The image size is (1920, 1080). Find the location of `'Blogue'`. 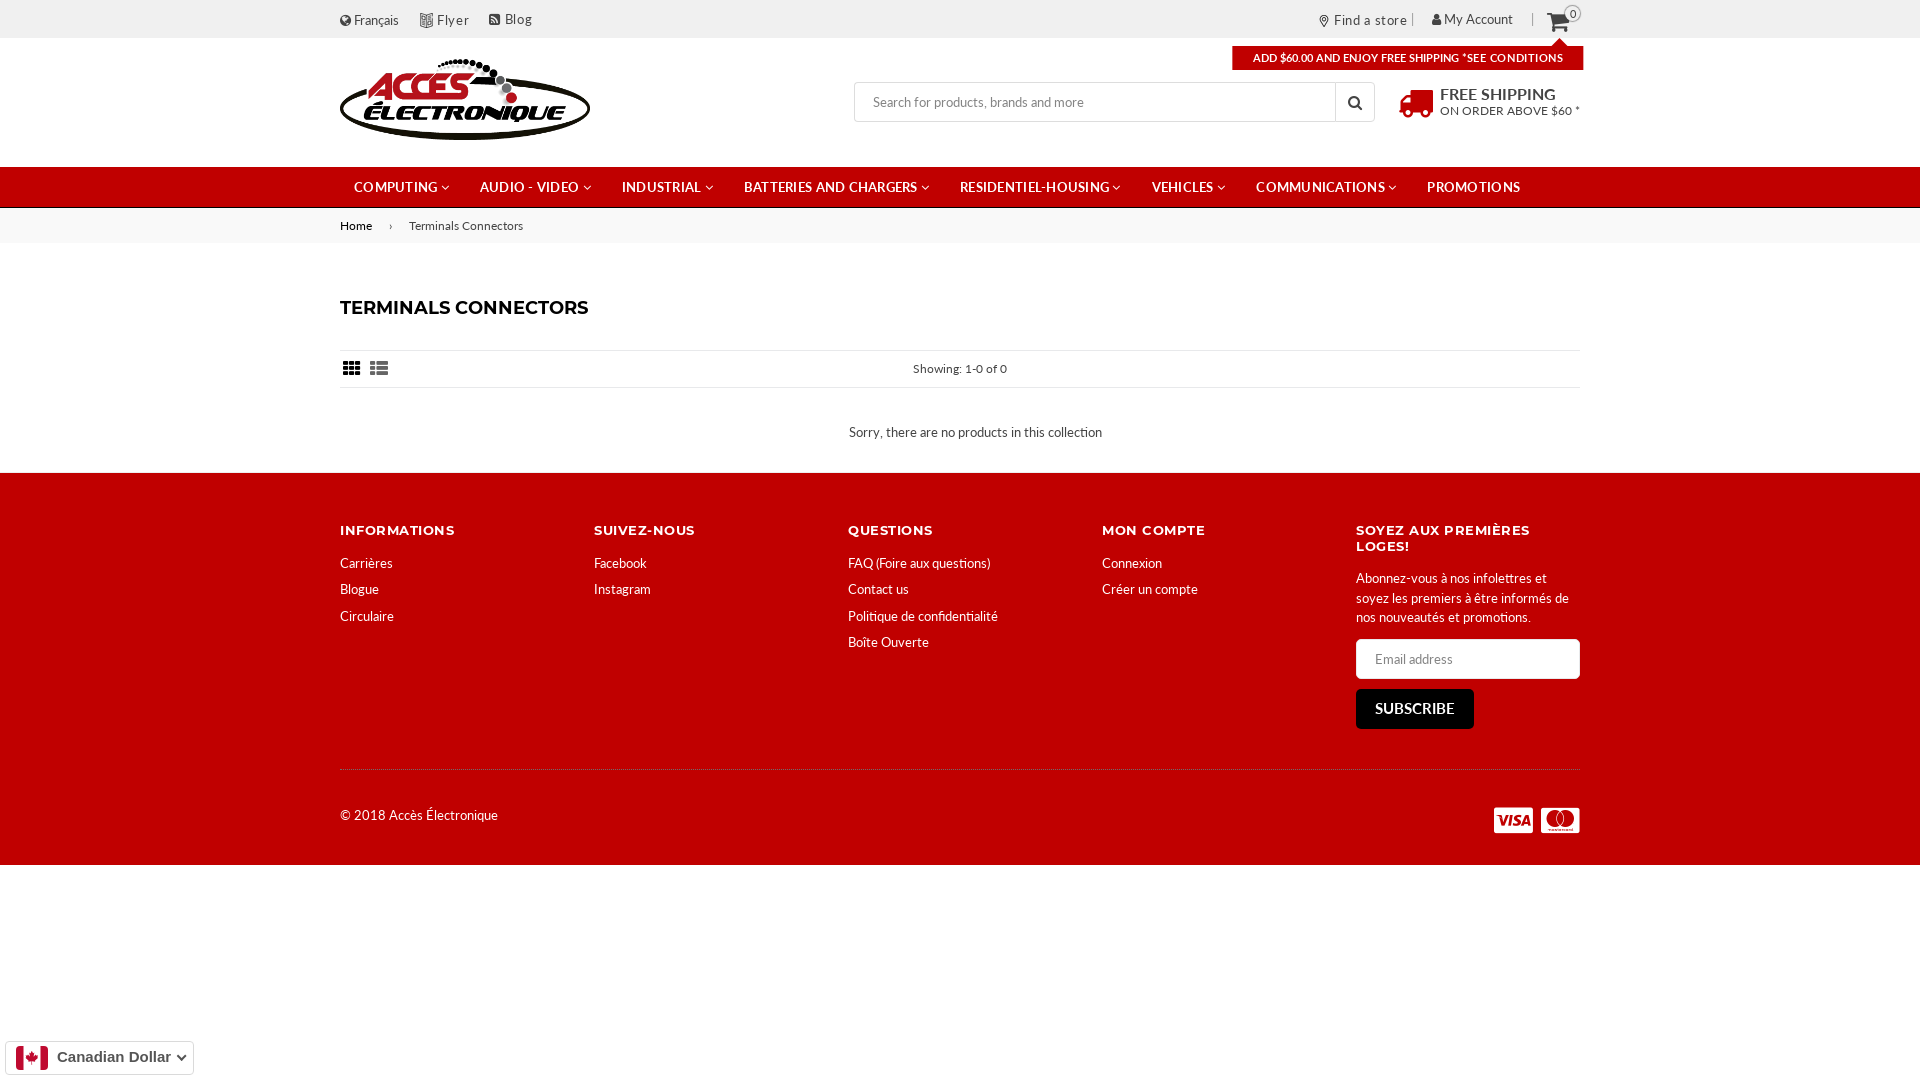

'Blogue' is located at coordinates (359, 588).